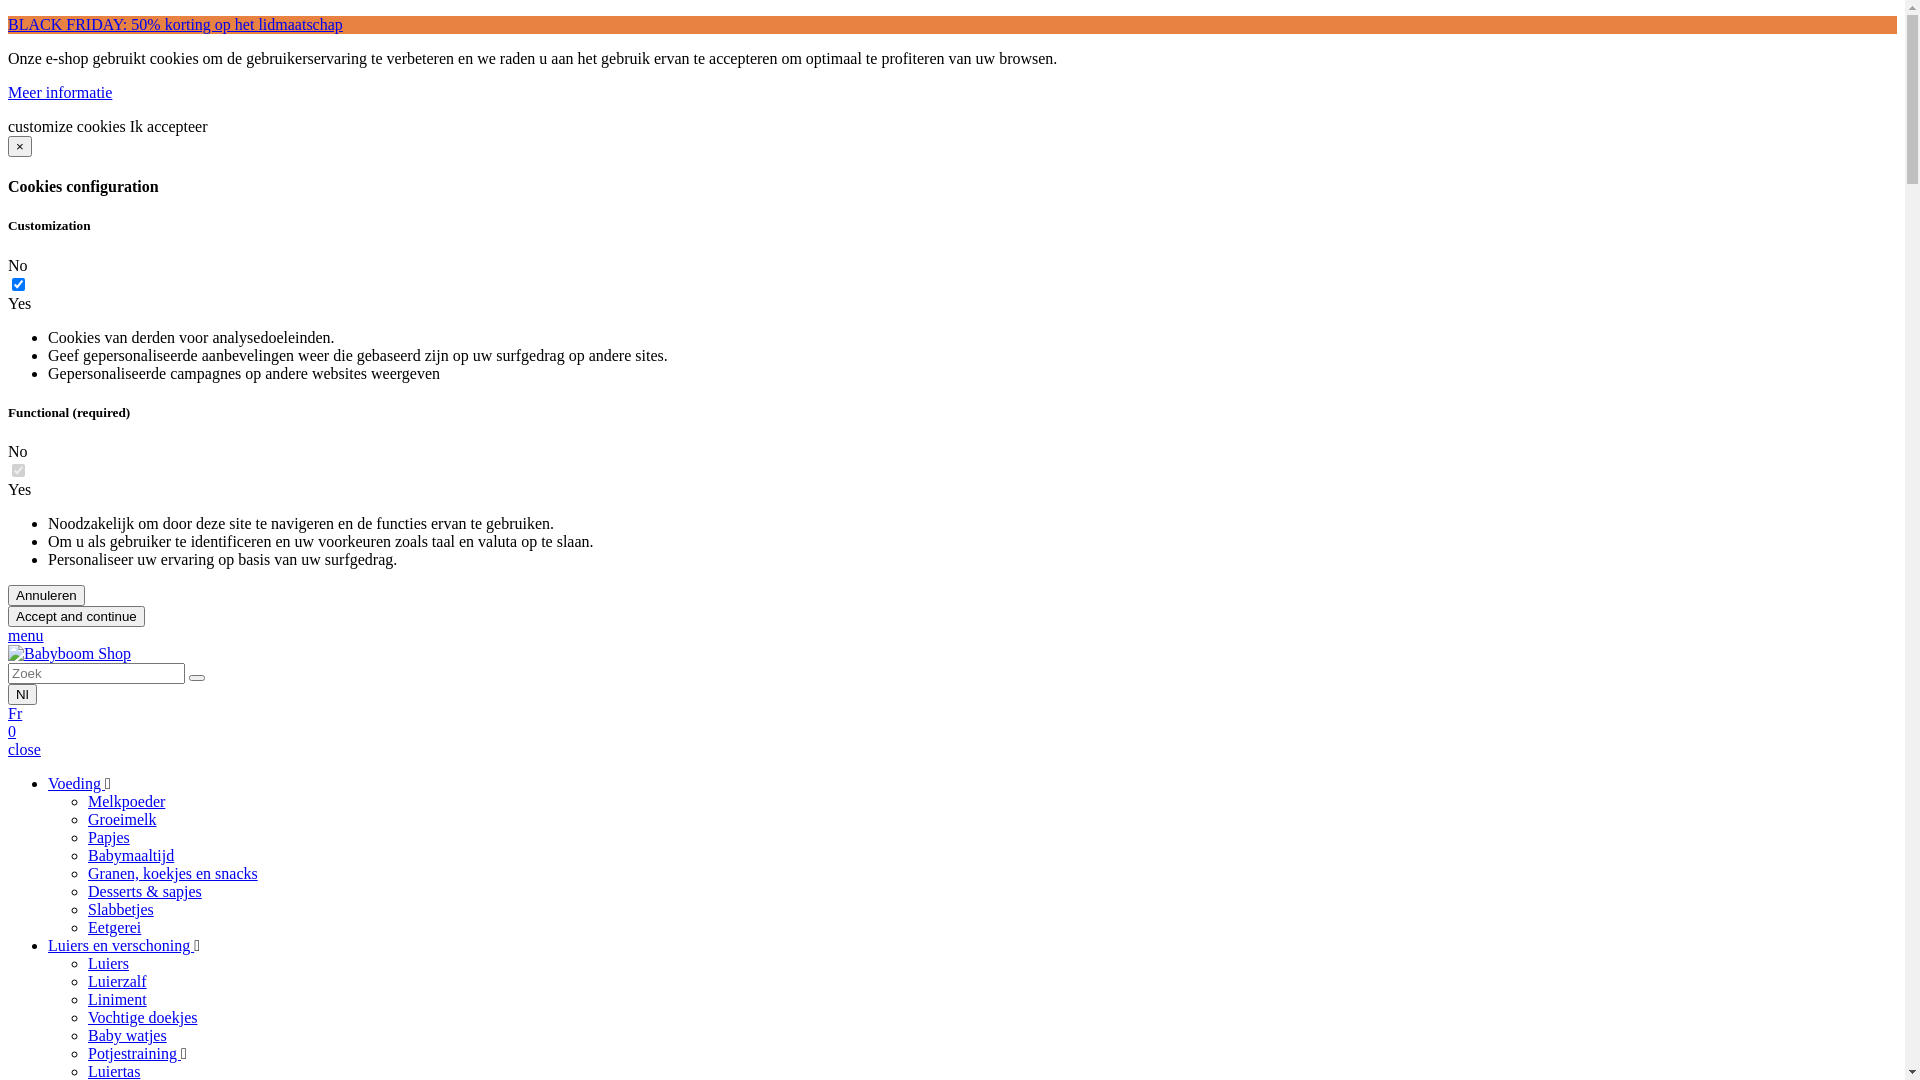 The width and height of the screenshot is (1920, 1080). I want to click on 'Papjes', so click(108, 837).